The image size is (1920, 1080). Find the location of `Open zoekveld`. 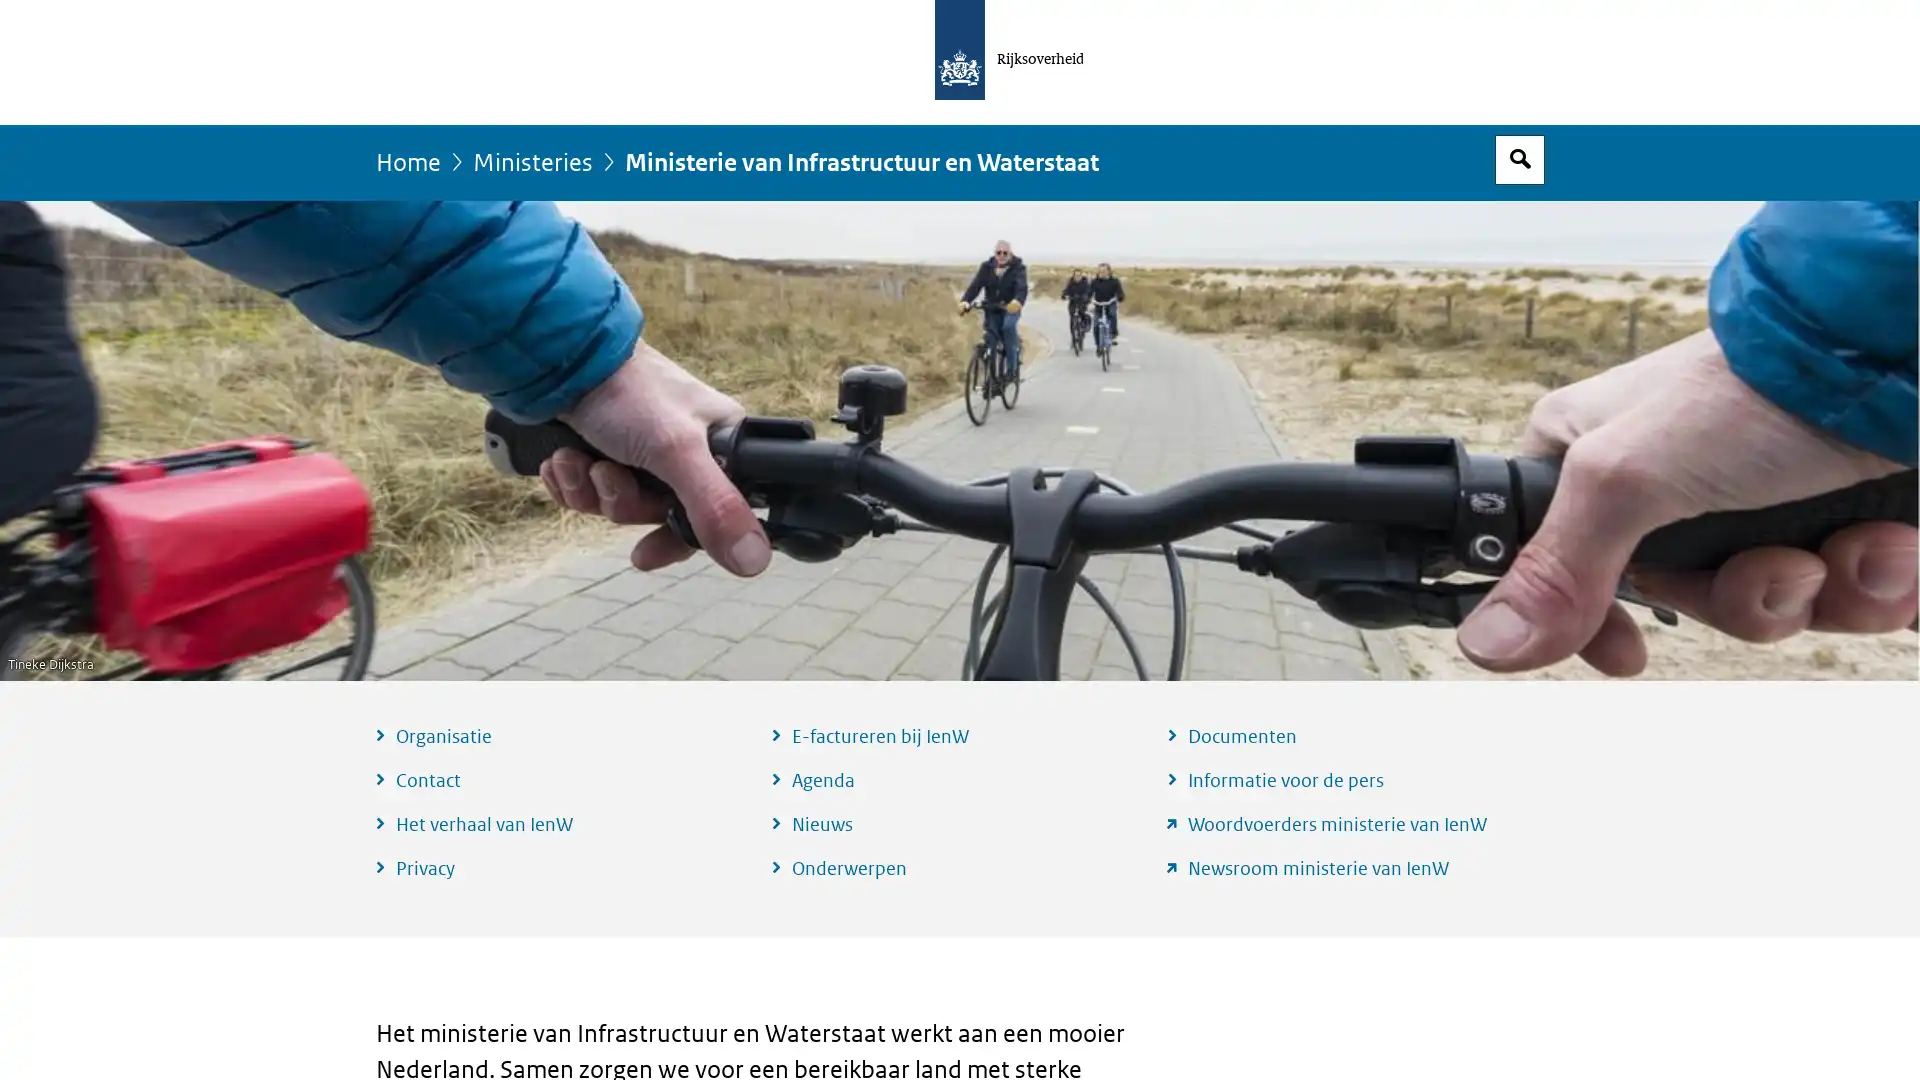

Open zoekveld is located at coordinates (1520, 158).